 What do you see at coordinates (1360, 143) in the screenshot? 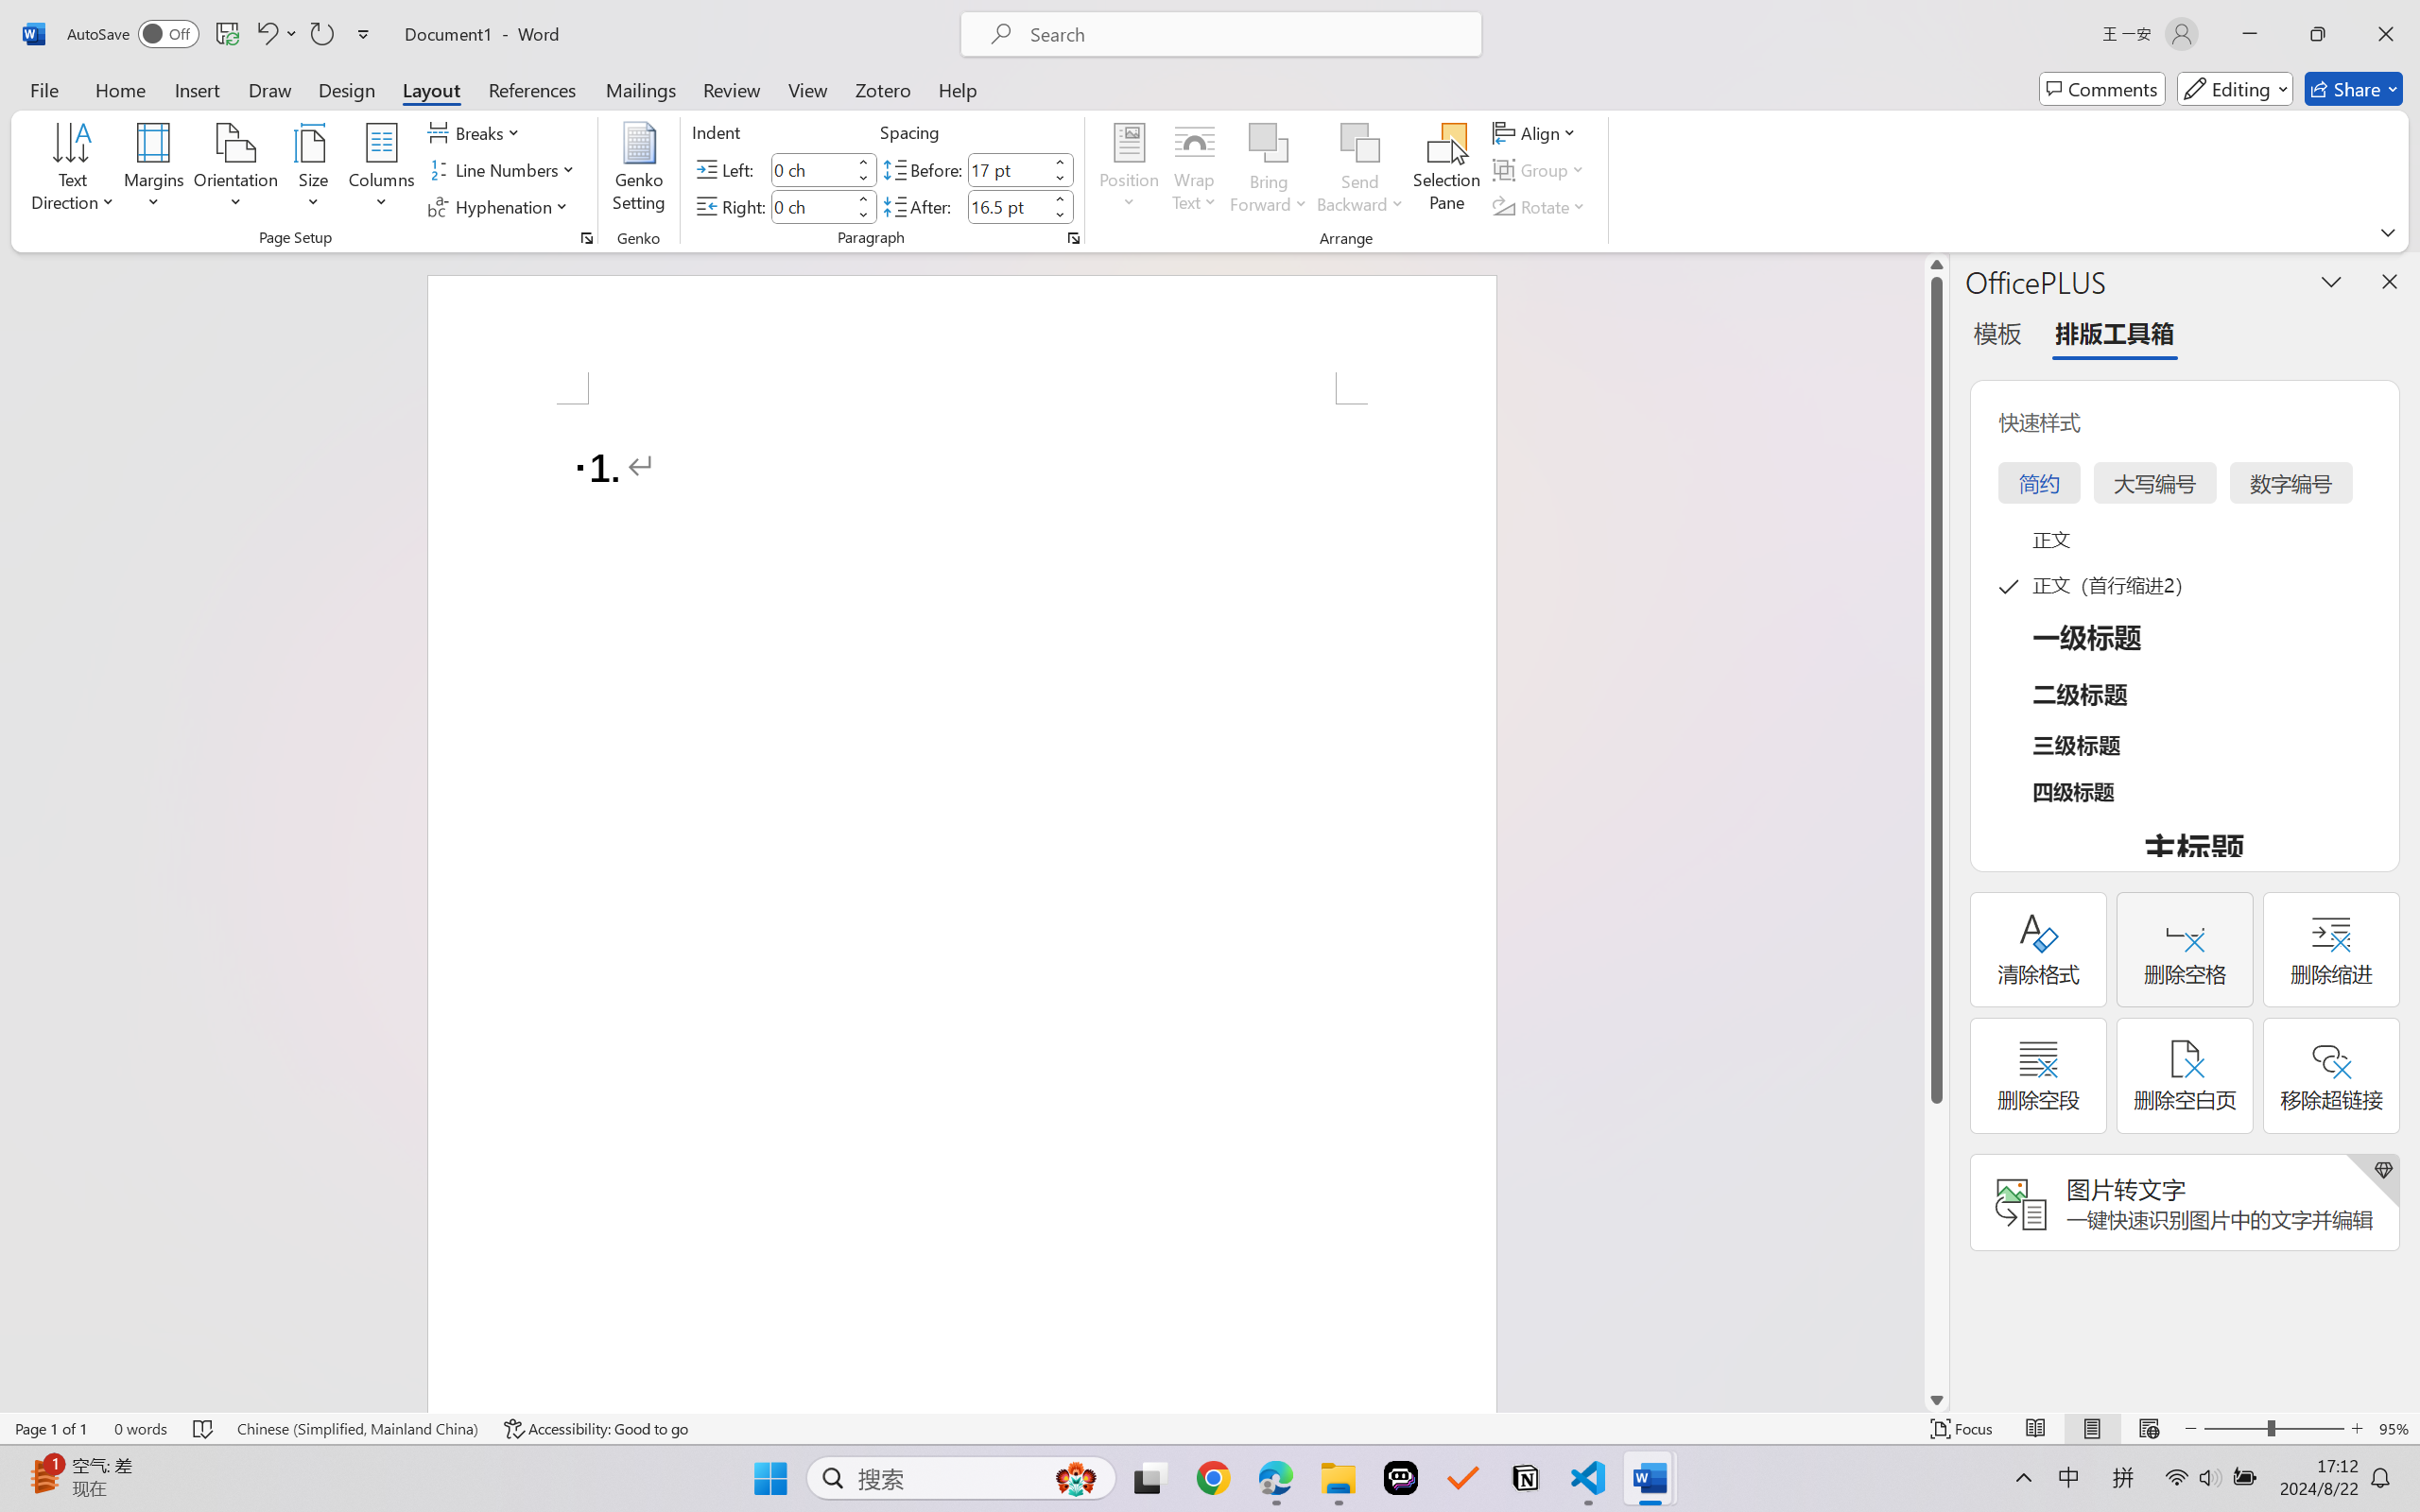
I see `'Send Backward'` at bounding box center [1360, 143].